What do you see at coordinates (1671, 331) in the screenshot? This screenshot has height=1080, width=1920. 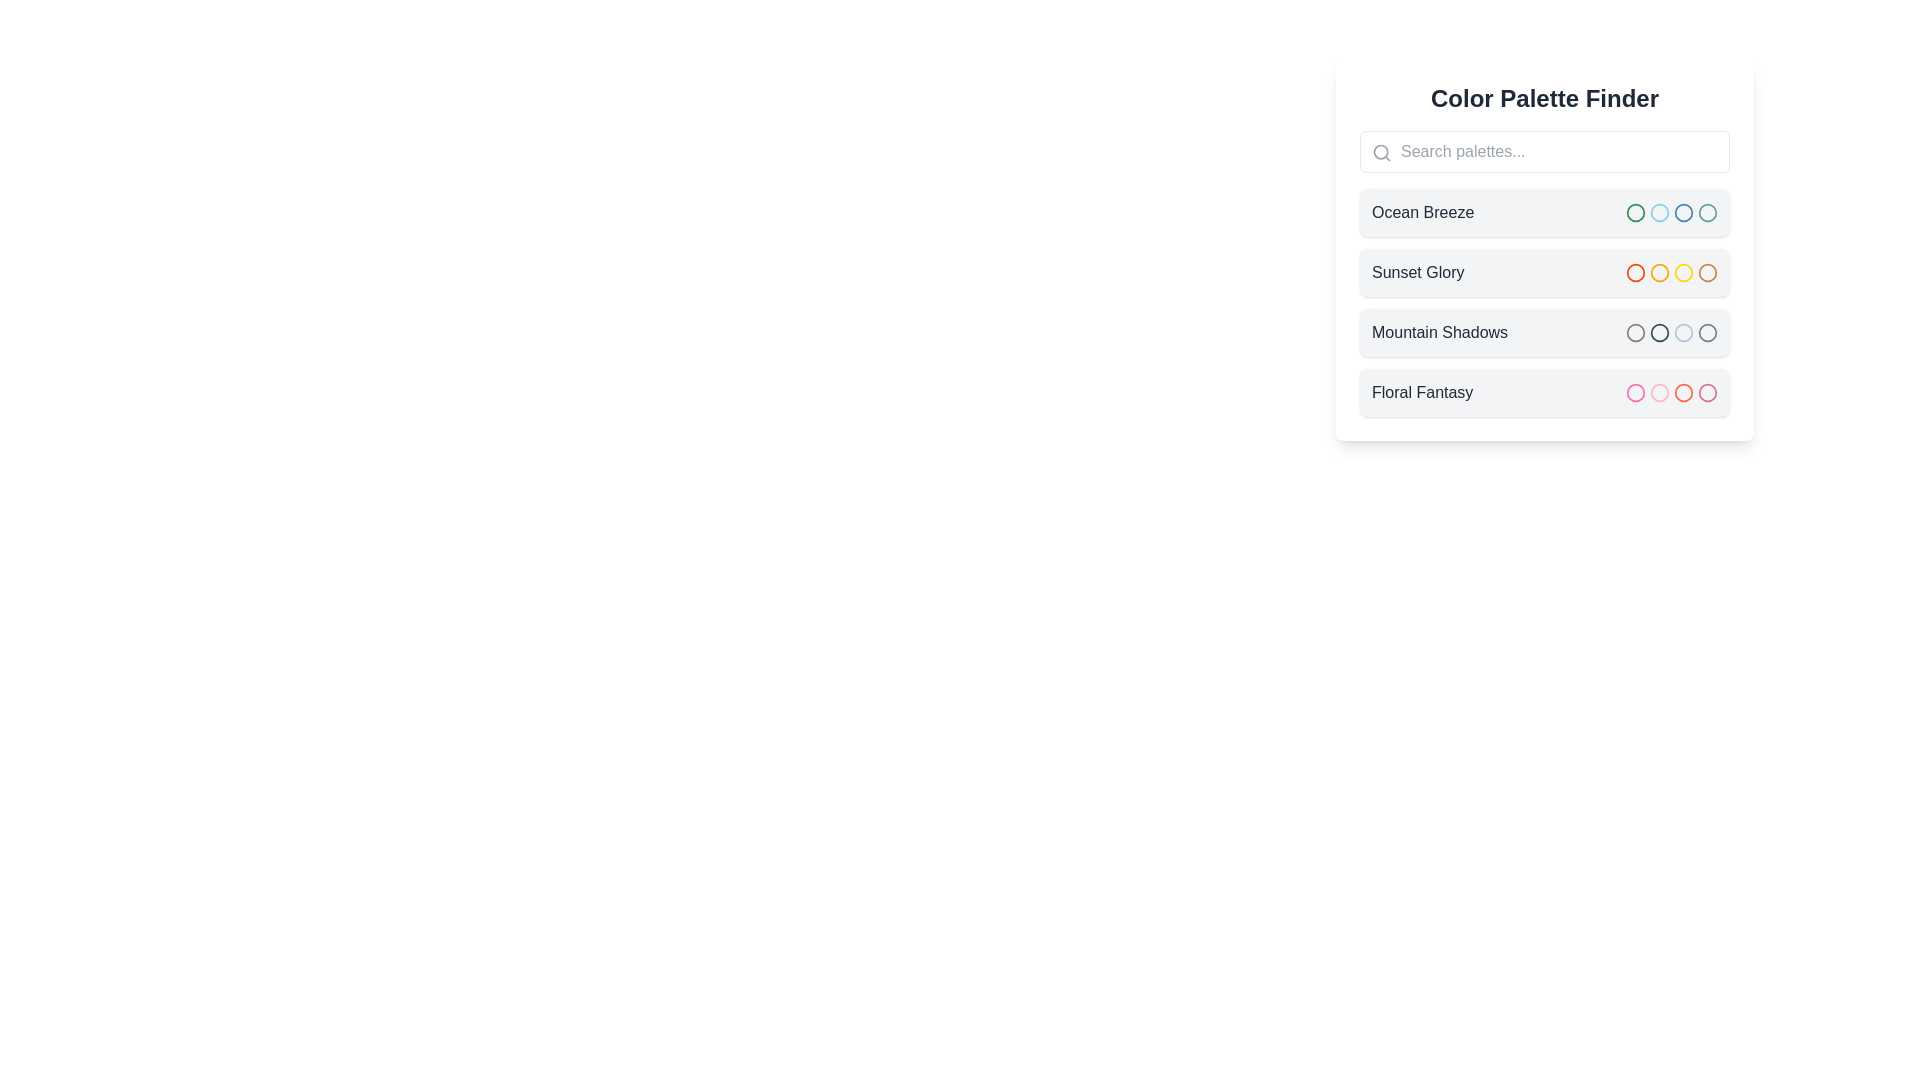 I see `the button group containing four circular color icons (gray, teal, blue, dark gray) in the 'Mountain Shadows' row` at bounding box center [1671, 331].